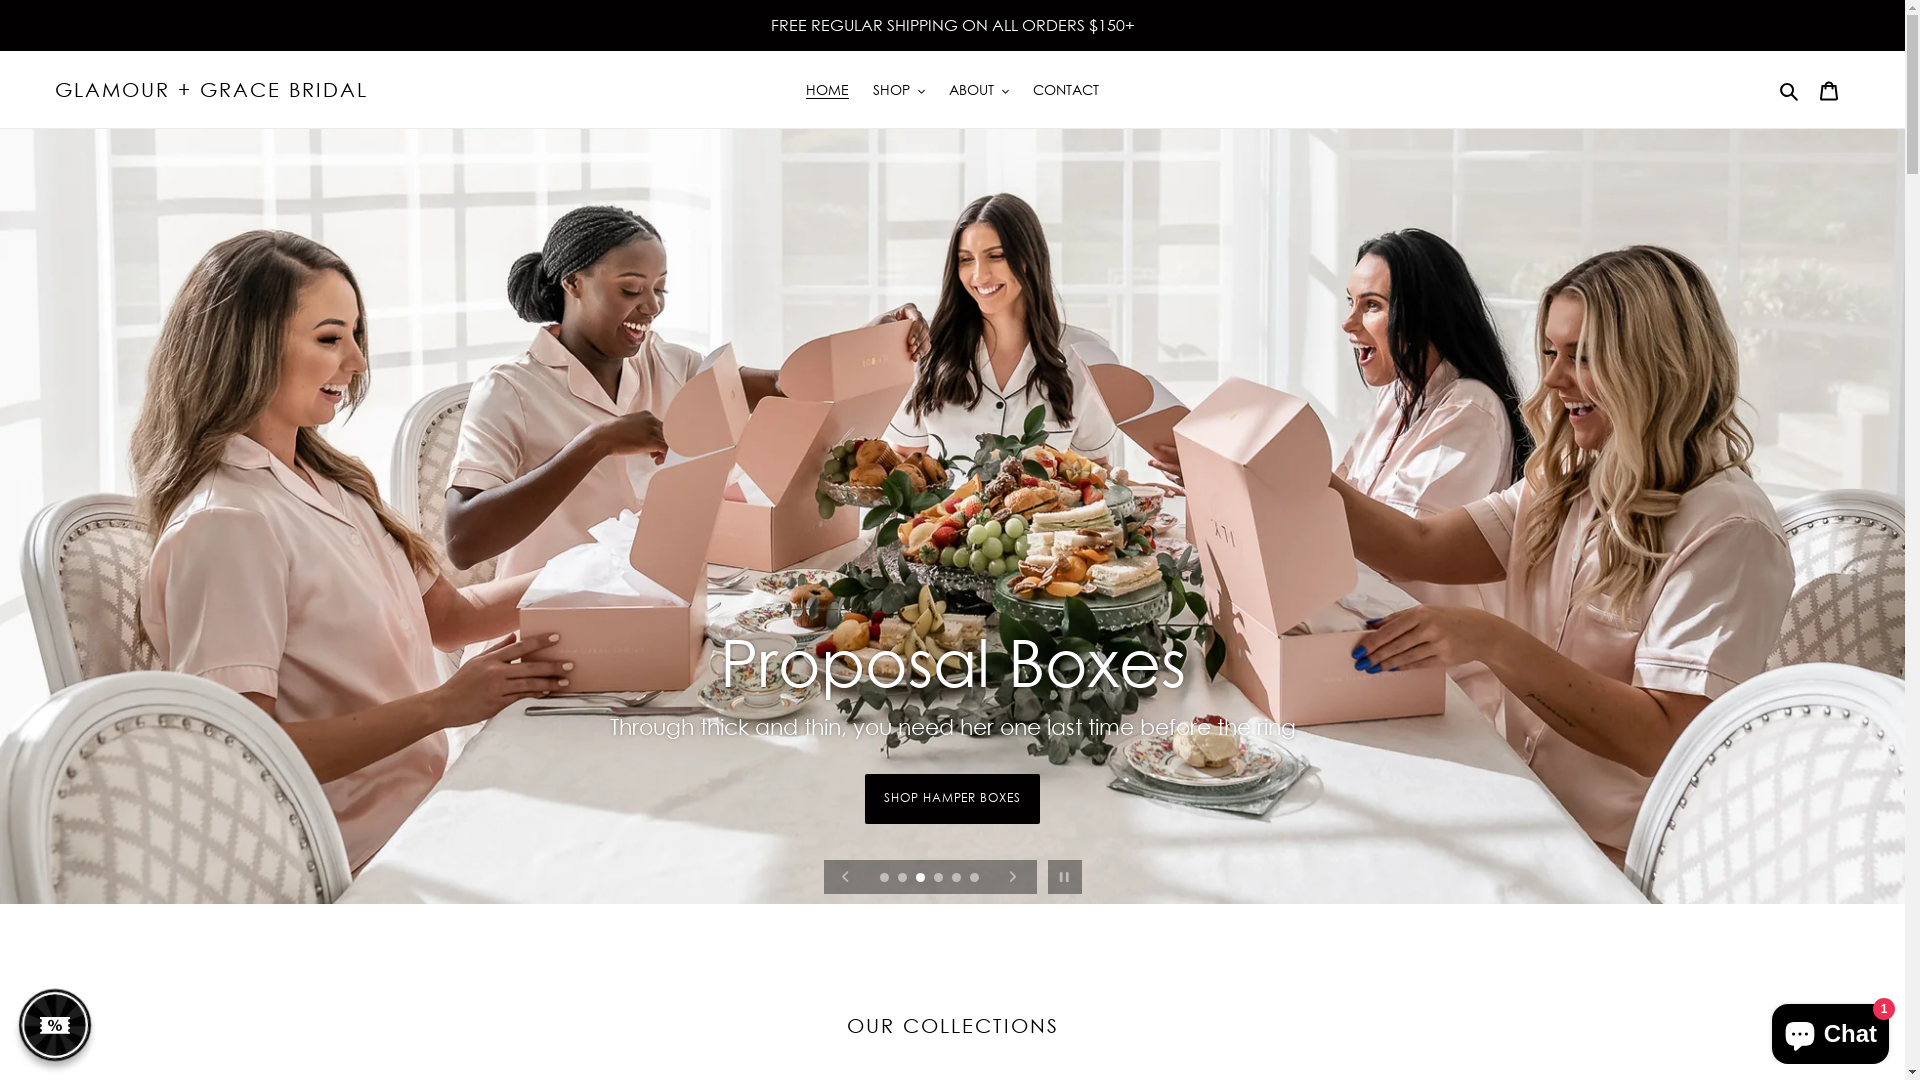 The image size is (1920, 1080). What do you see at coordinates (979, 88) in the screenshot?
I see `'ABOUT'` at bounding box center [979, 88].